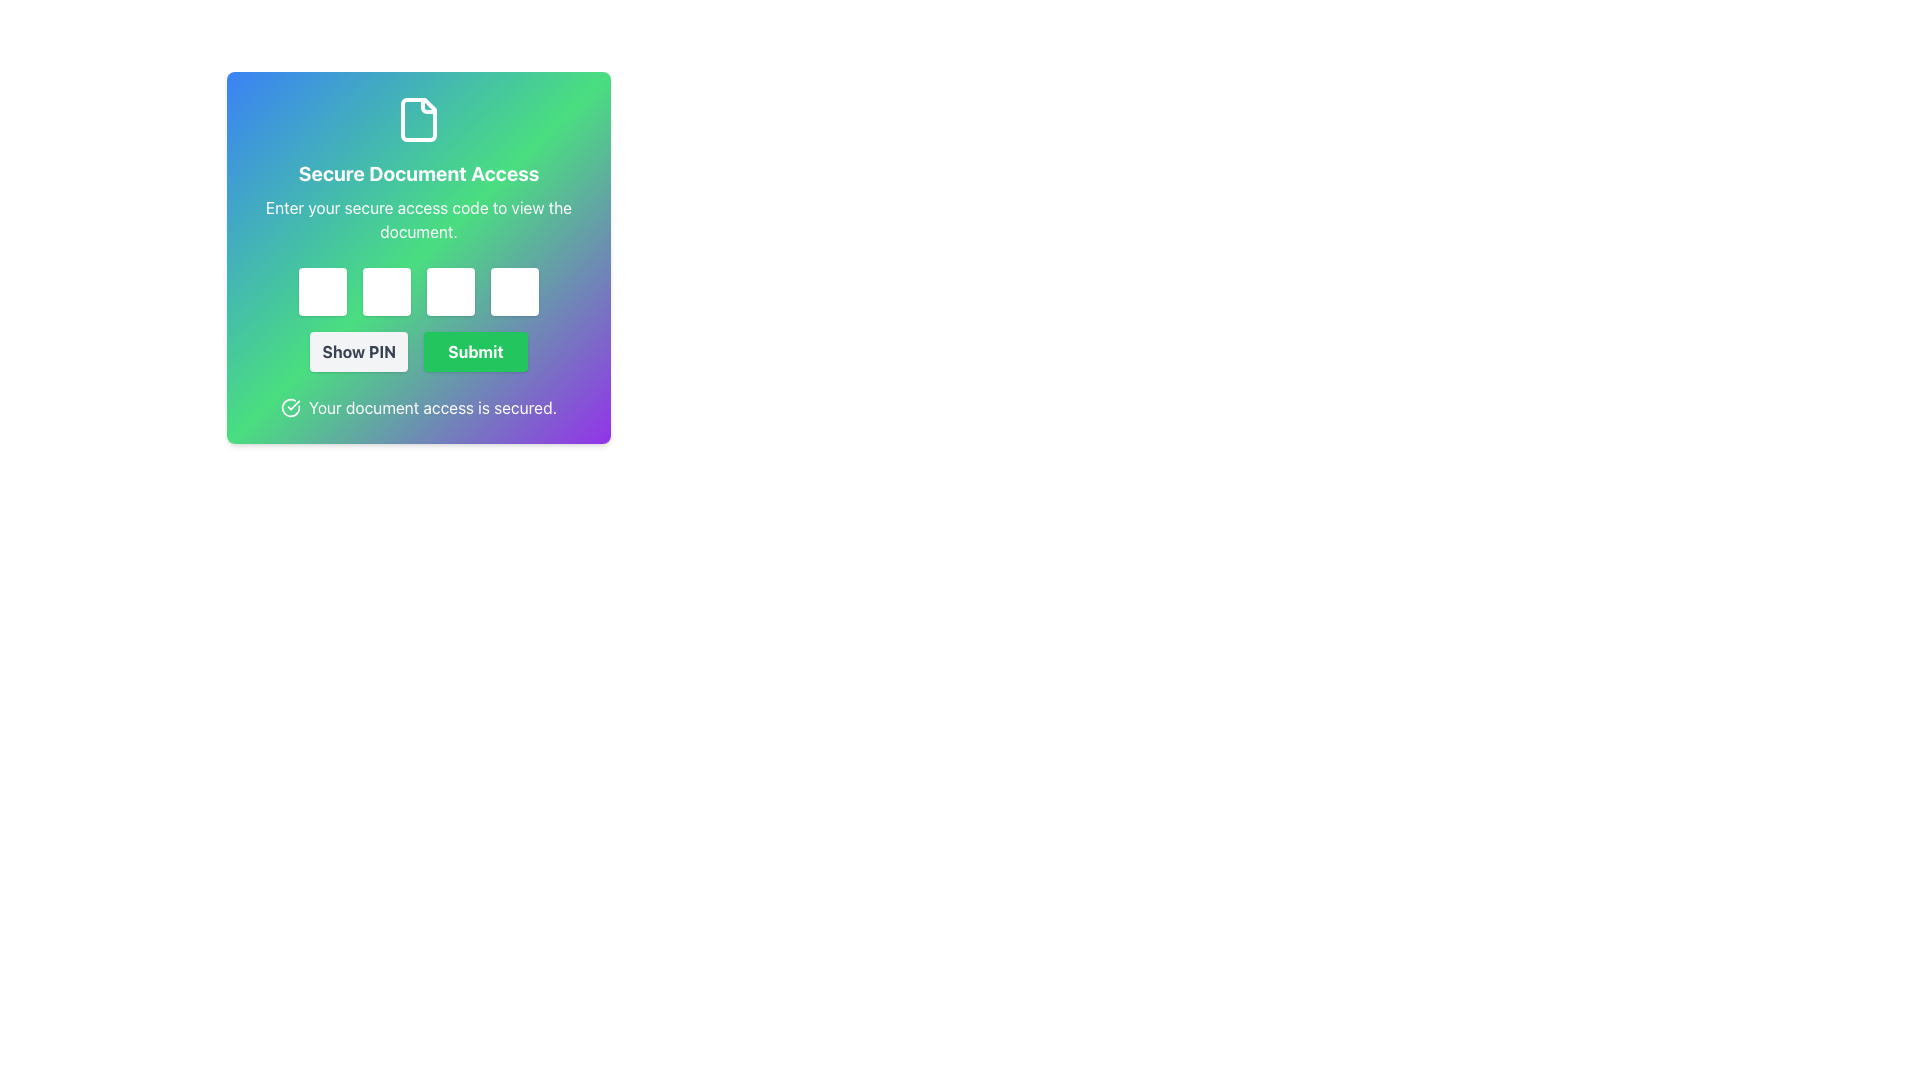 The width and height of the screenshot is (1920, 1080). I want to click on the 'Submit' button with a vibrant green background, so click(417, 350).